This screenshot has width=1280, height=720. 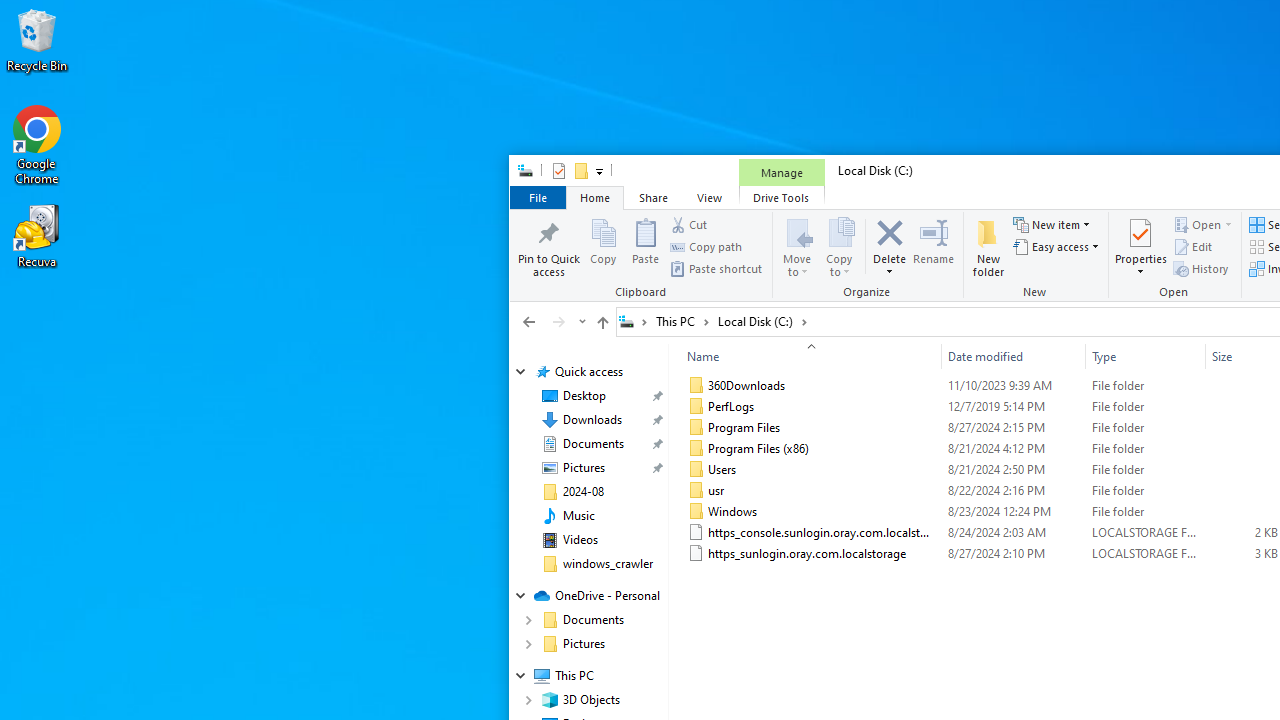 I want to click on 'Desktop (pinned)', so click(x=583, y=396).